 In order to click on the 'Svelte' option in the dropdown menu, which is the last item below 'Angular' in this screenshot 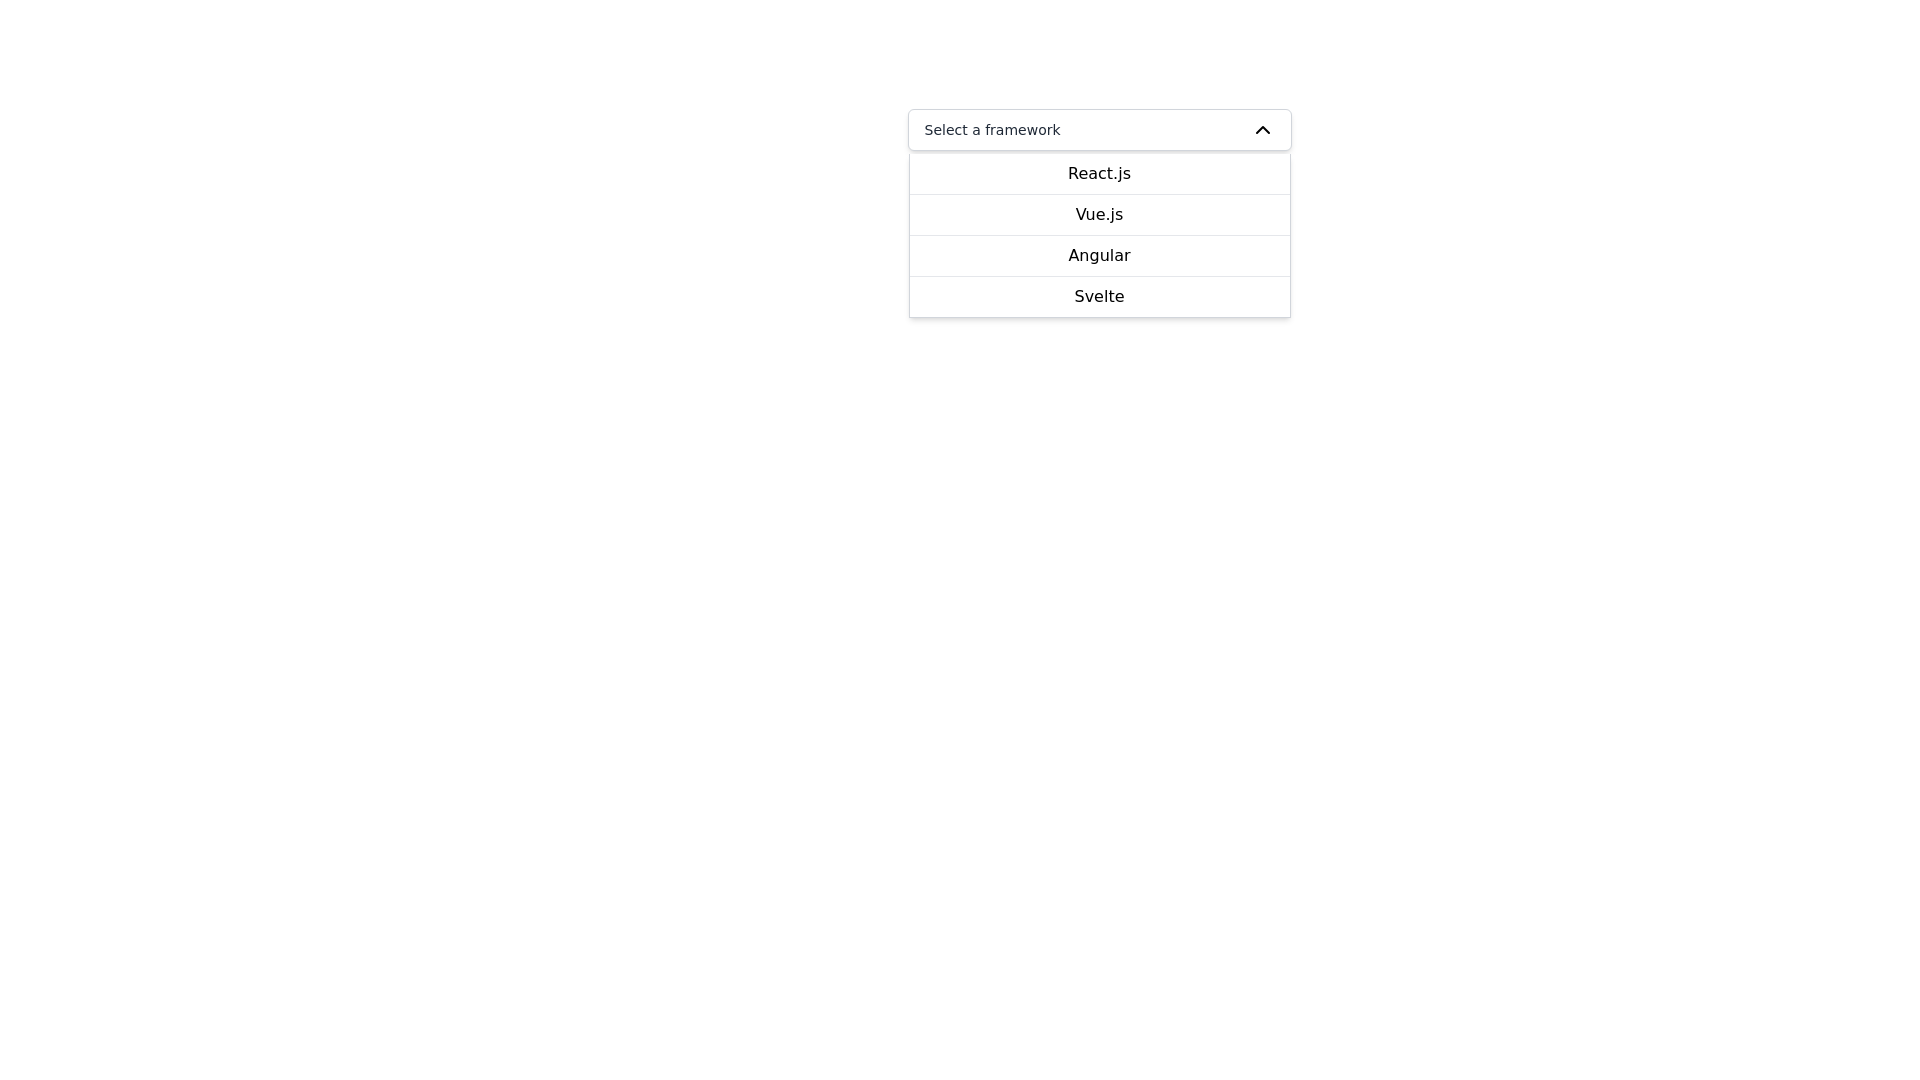, I will do `click(1098, 296)`.